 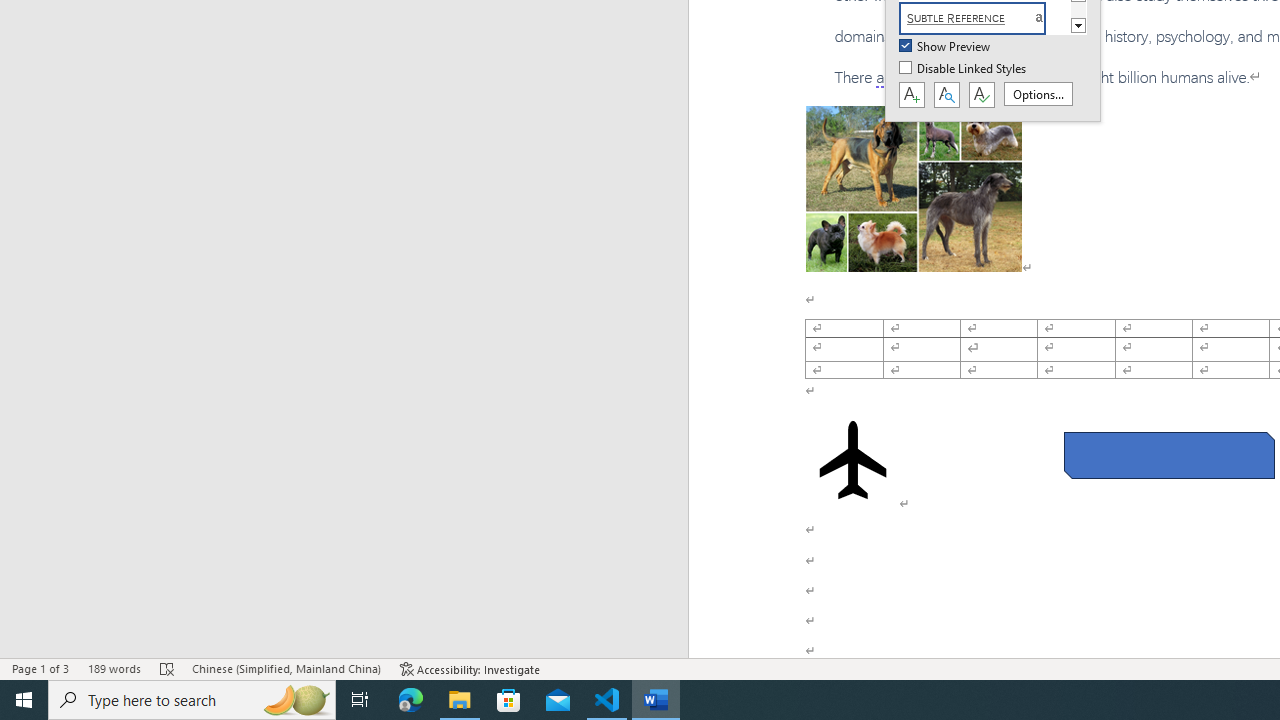 What do you see at coordinates (40, 669) in the screenshot?
I see `'Page Number Page 1 of 3'` at bounding box center [40, 669].